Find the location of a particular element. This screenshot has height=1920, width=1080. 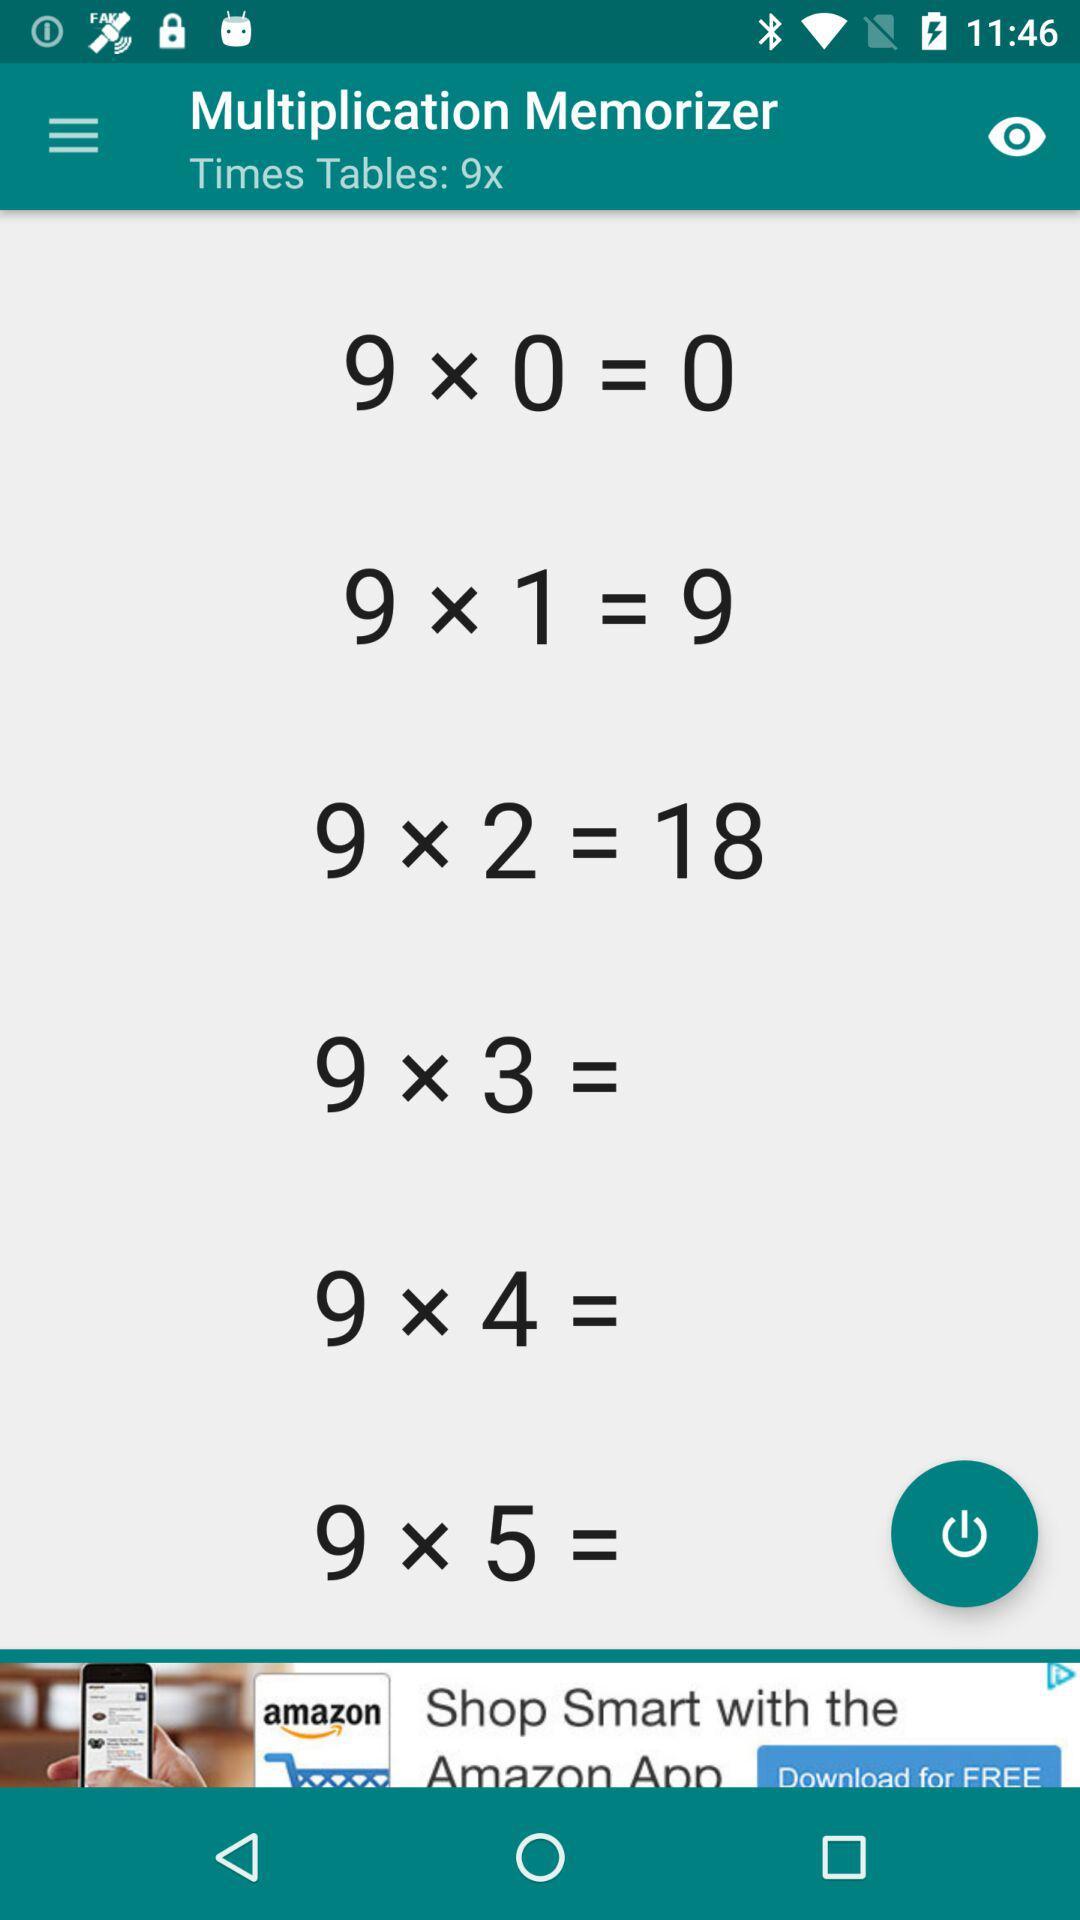

turn off/on is located at coordinates (963, 1532).